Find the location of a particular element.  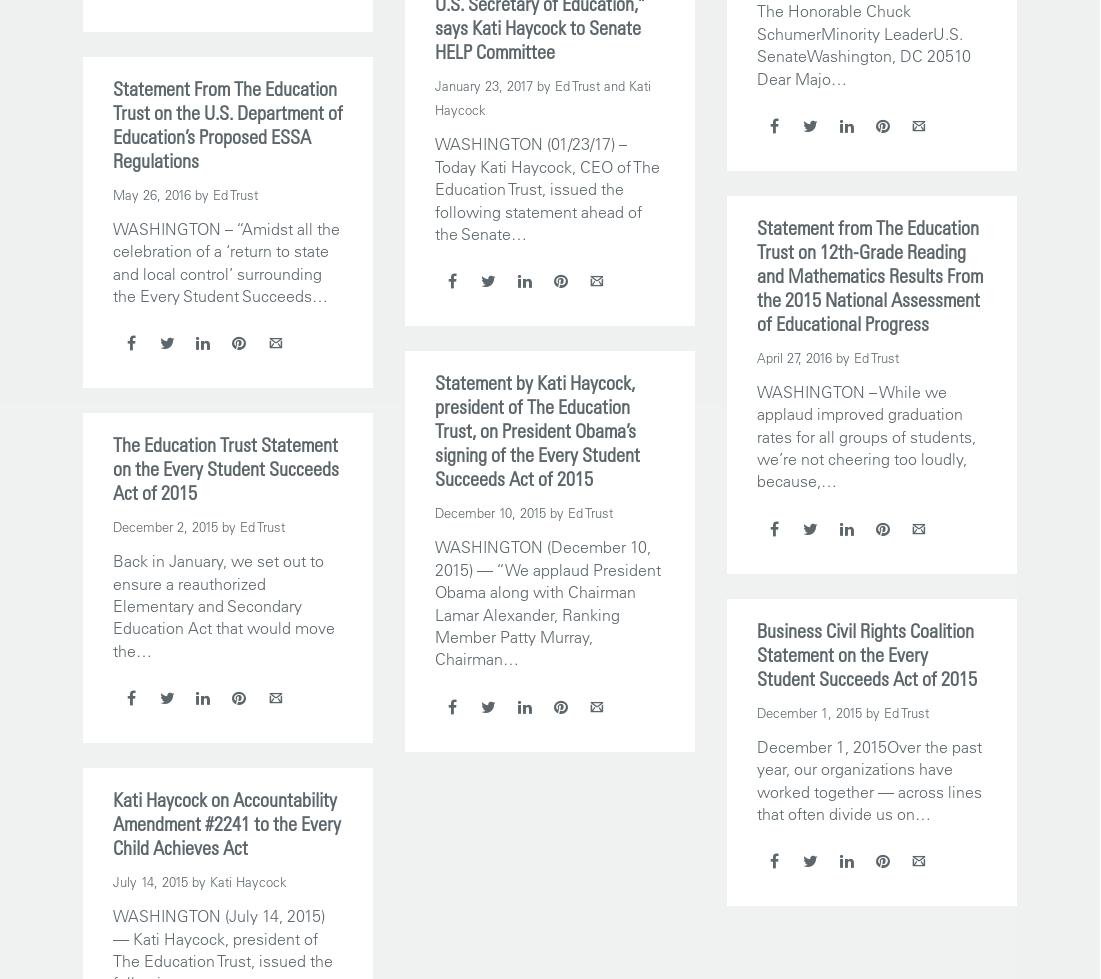

'WASHINGTON – While we applaud improved graduation rates for all groups of students, we’re not cheering too loudly, because,…' is located at coordinates (754, 436).